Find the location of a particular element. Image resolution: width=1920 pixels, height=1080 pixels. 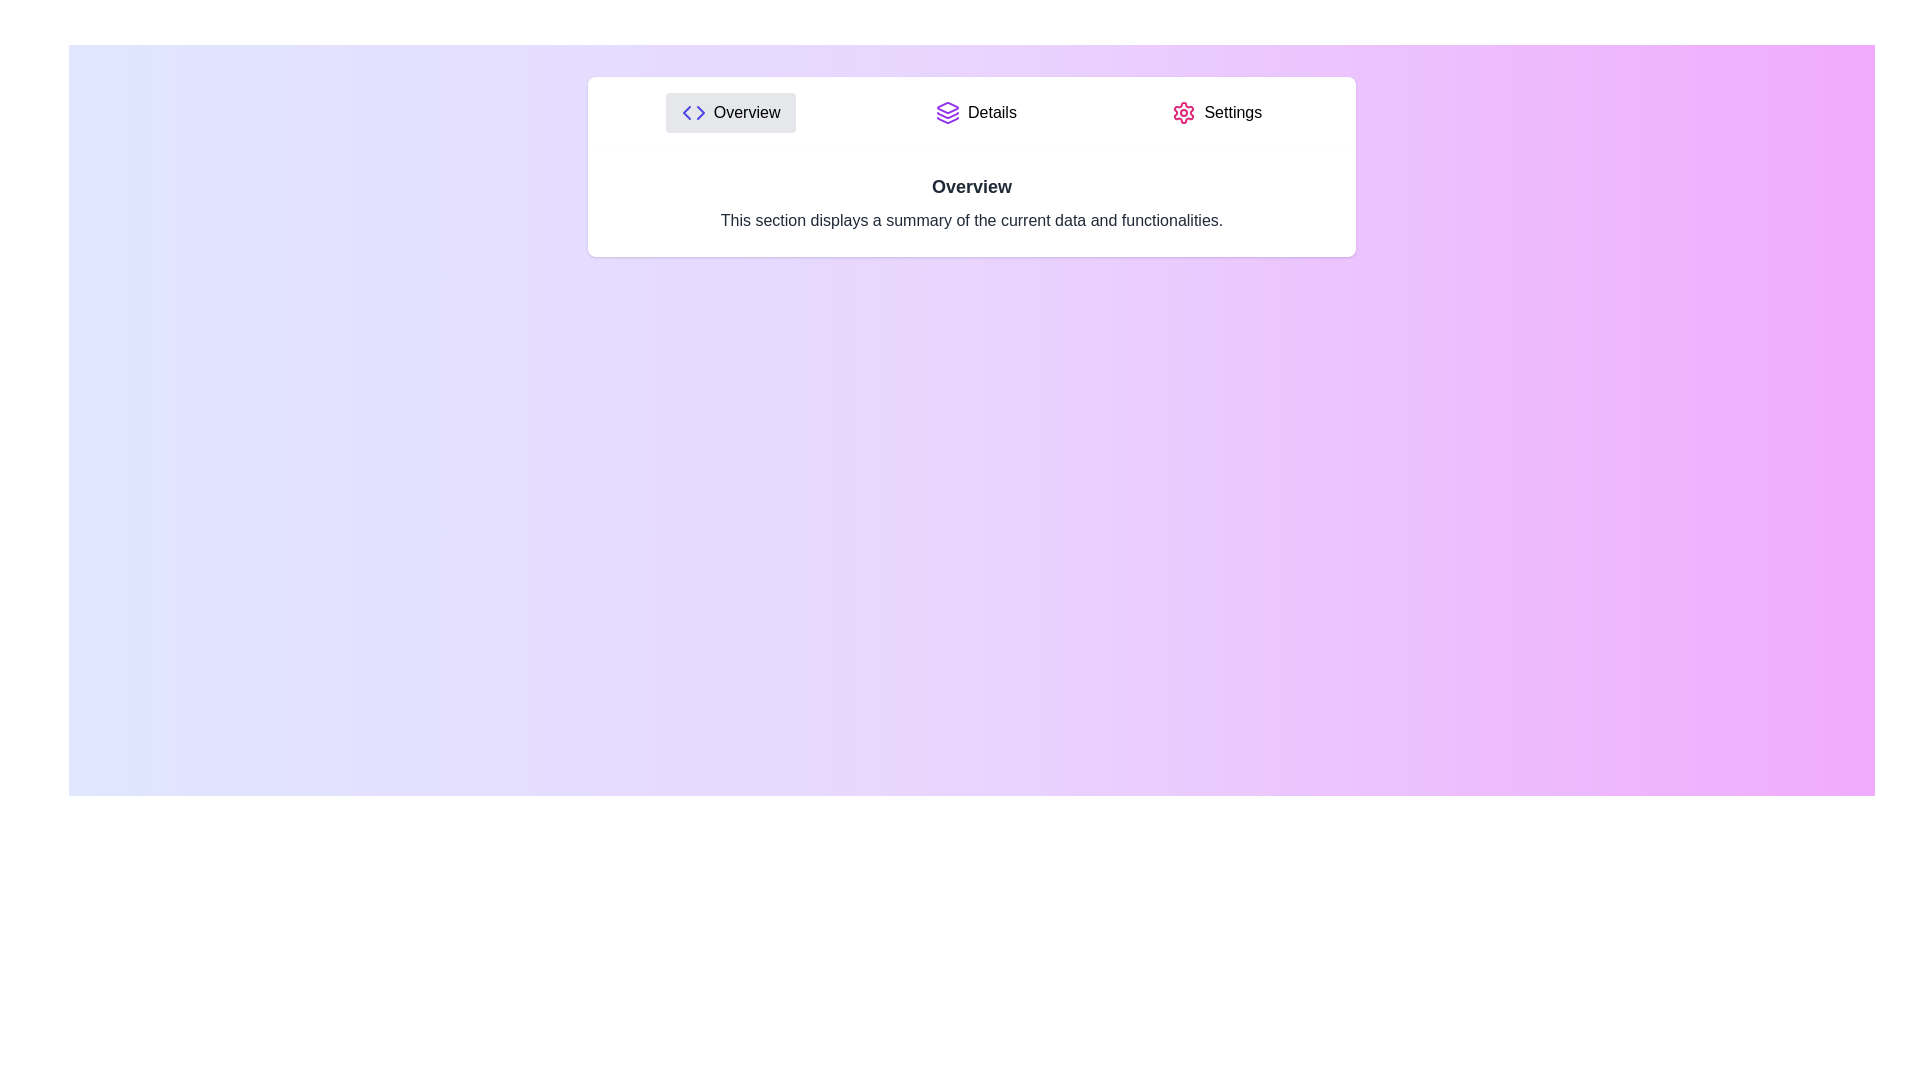

the purple icon resembling stacked lines, which is the third segment of the icon group above the 'Details' label is located at coordinates (946, 120).